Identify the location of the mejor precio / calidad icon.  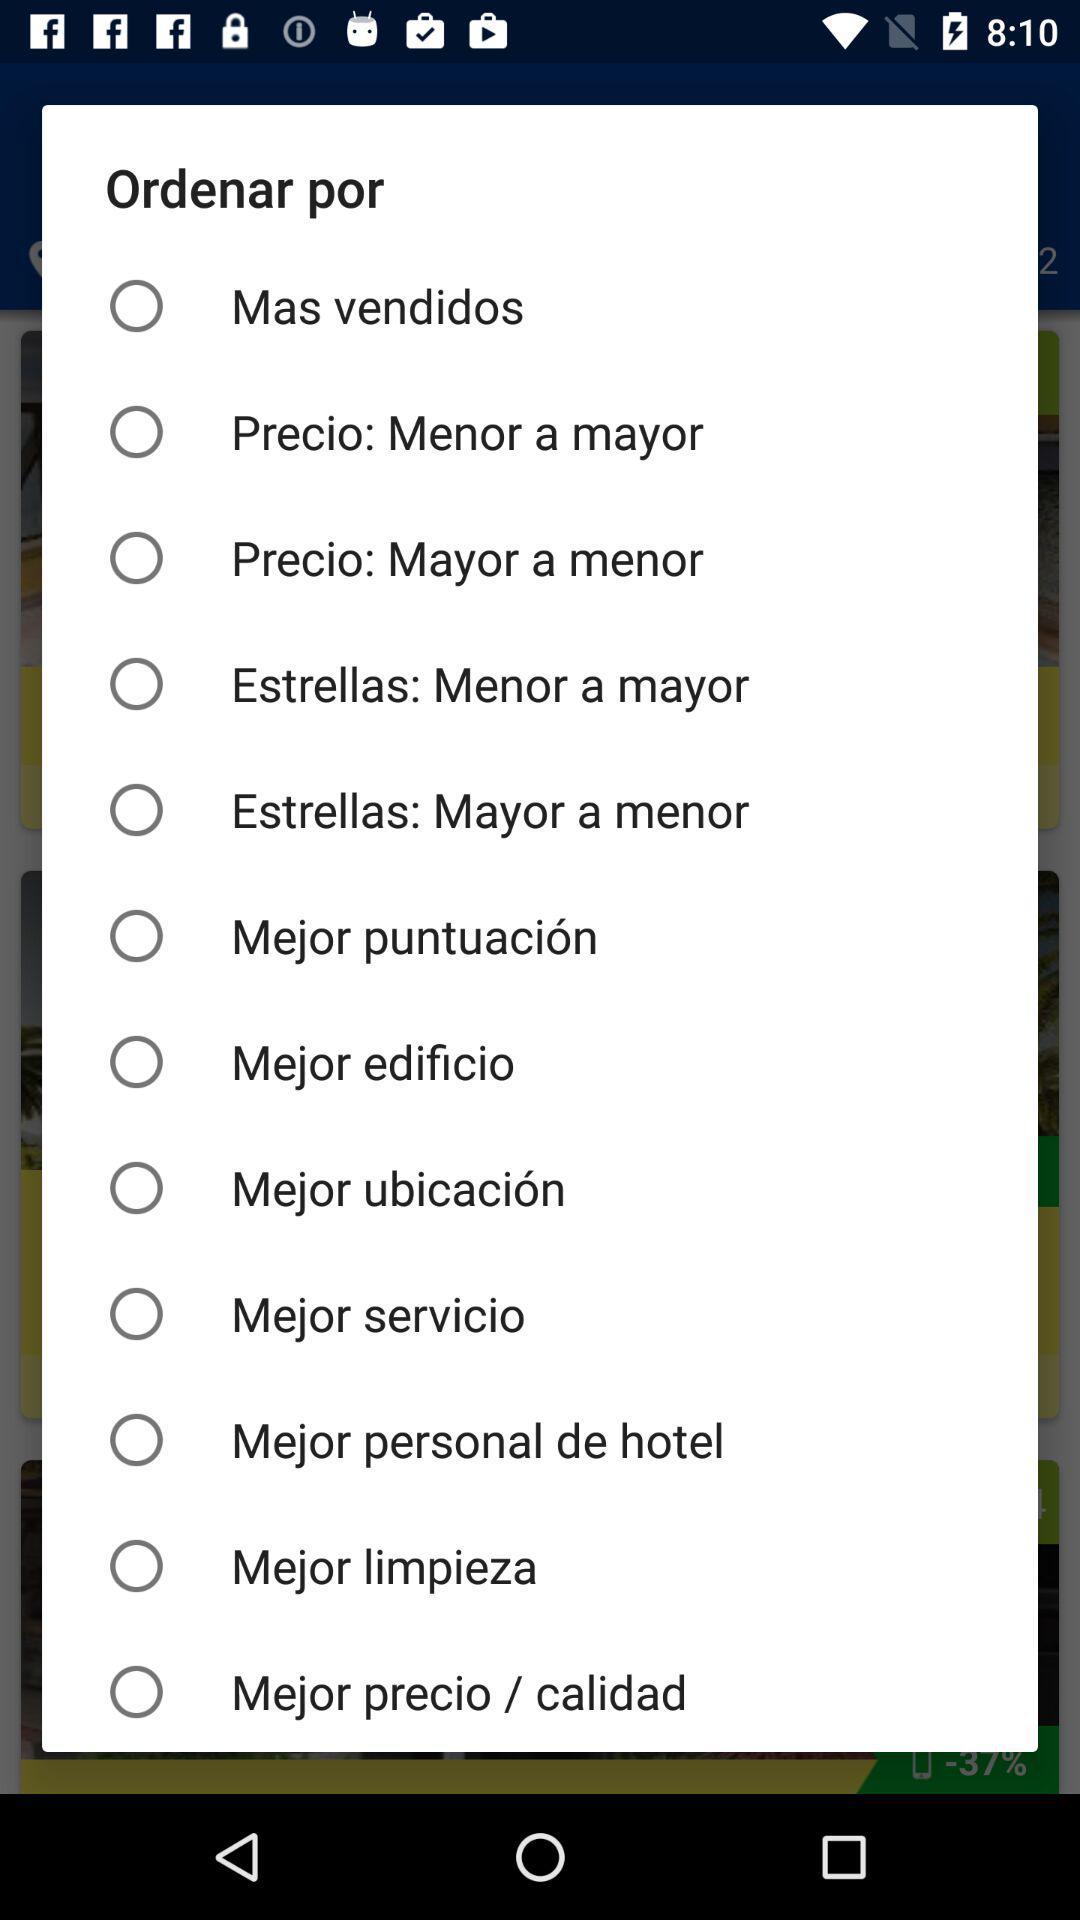
(540, 1689).